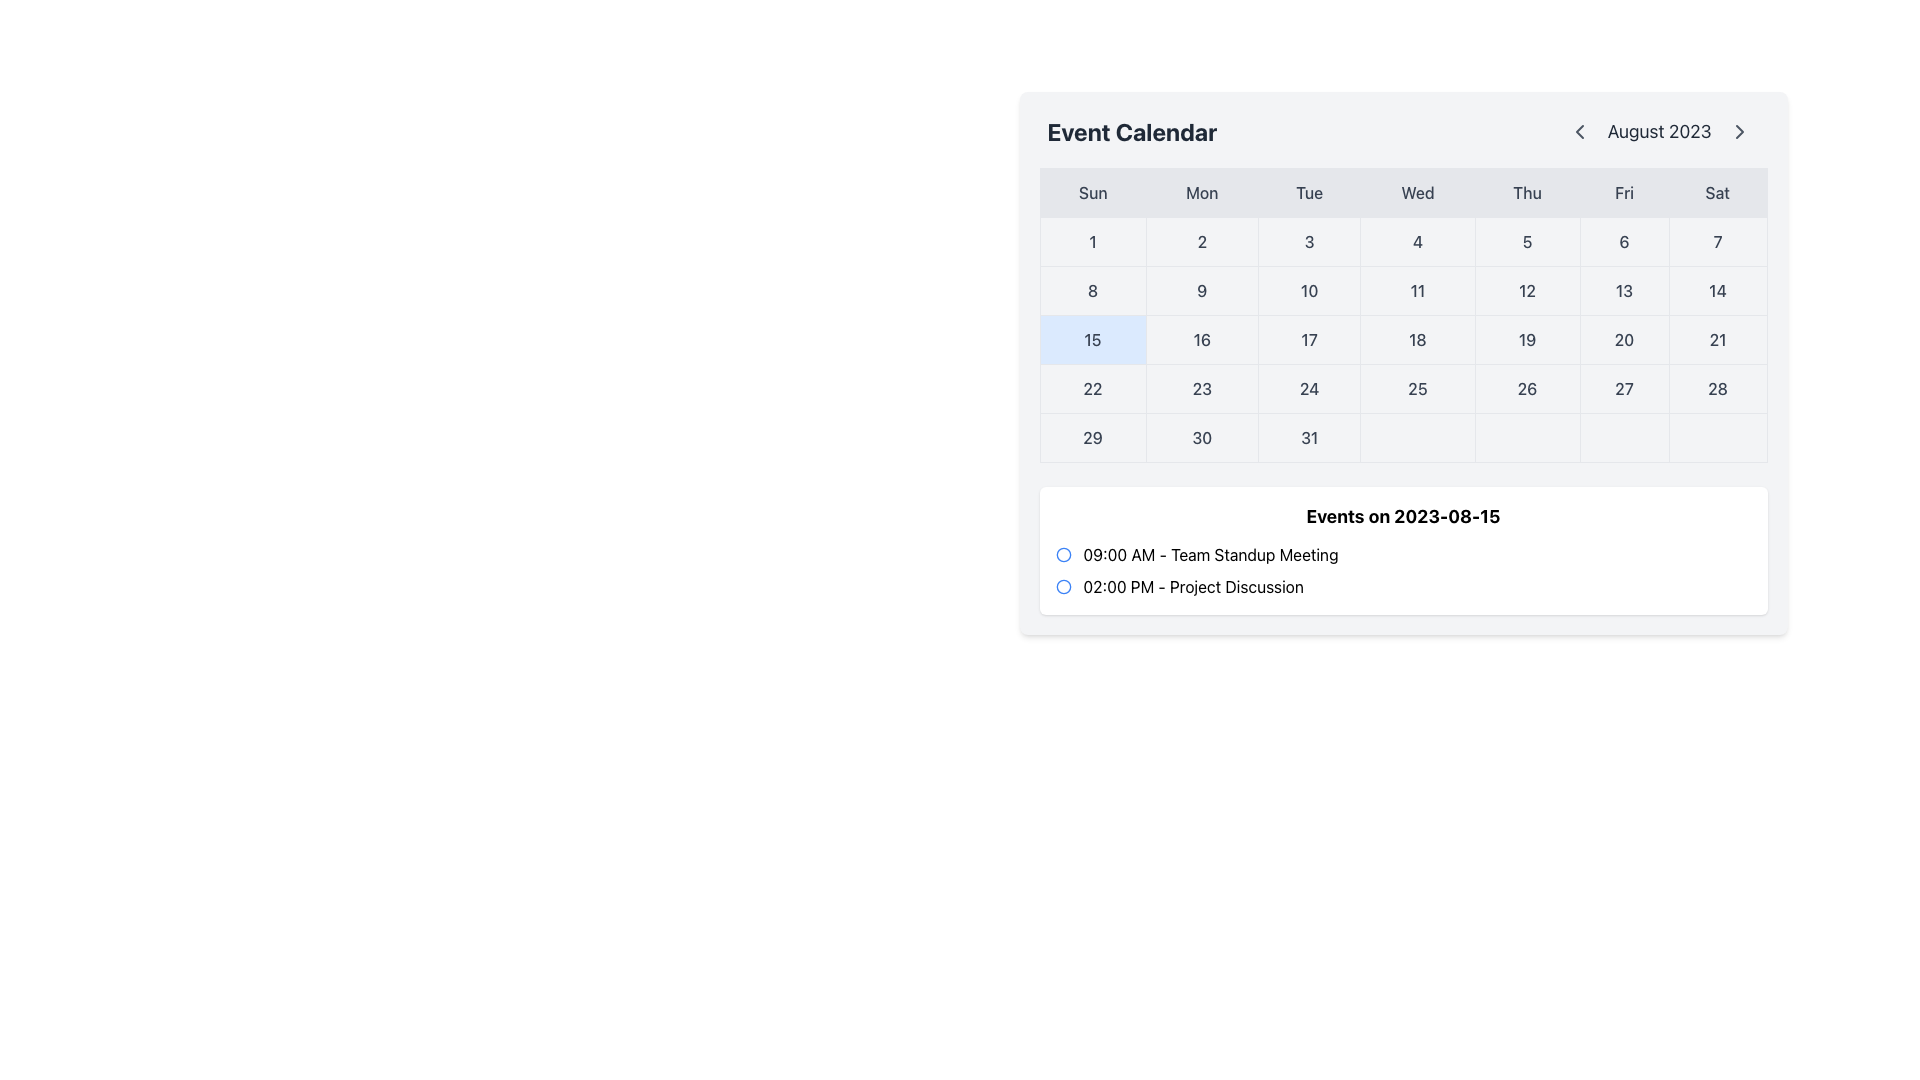 This screenshot has width=1920, height=1080. What do you see at coordinates (1624, 241) in the screenshot?
I see `the static text element displaying the date '6' in the calendar view, located in the top right section of the interface` at bounding box center [1624, 241].